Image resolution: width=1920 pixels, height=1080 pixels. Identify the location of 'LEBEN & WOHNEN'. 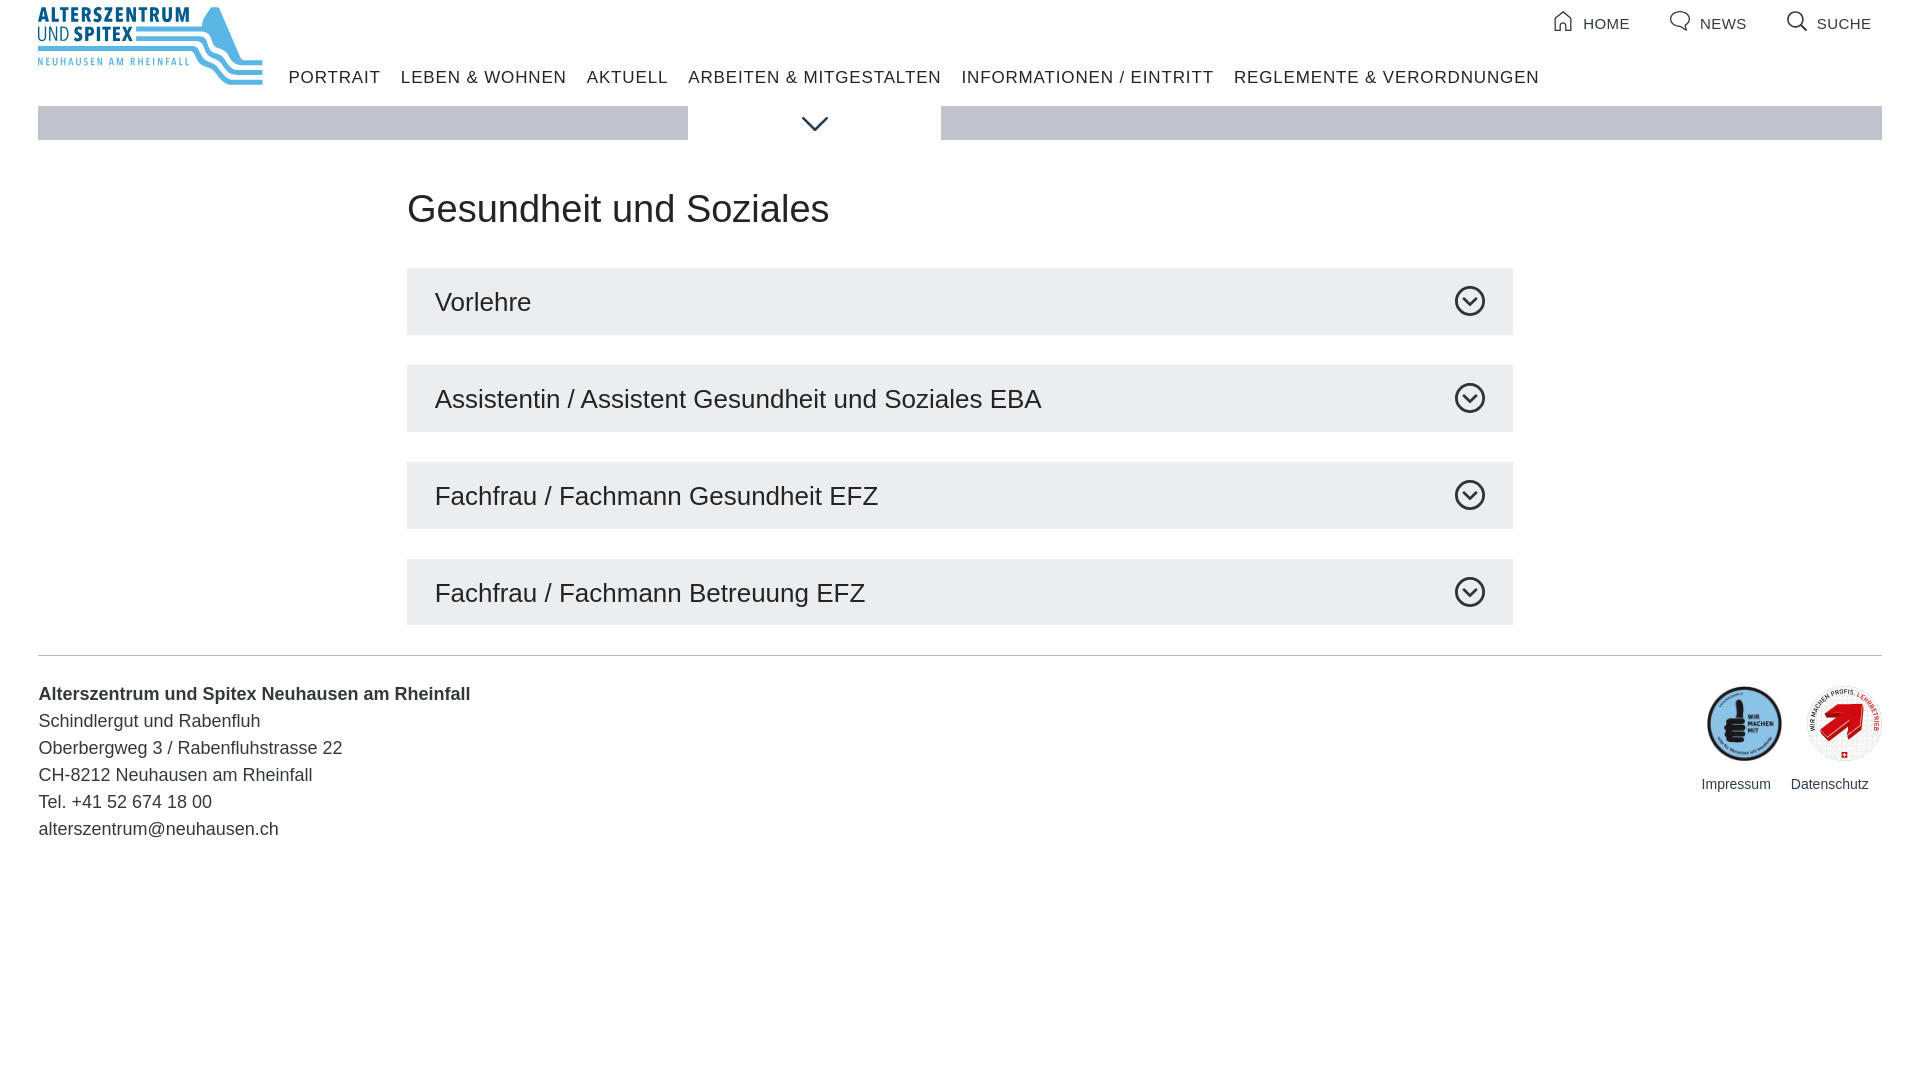
(400, 76).